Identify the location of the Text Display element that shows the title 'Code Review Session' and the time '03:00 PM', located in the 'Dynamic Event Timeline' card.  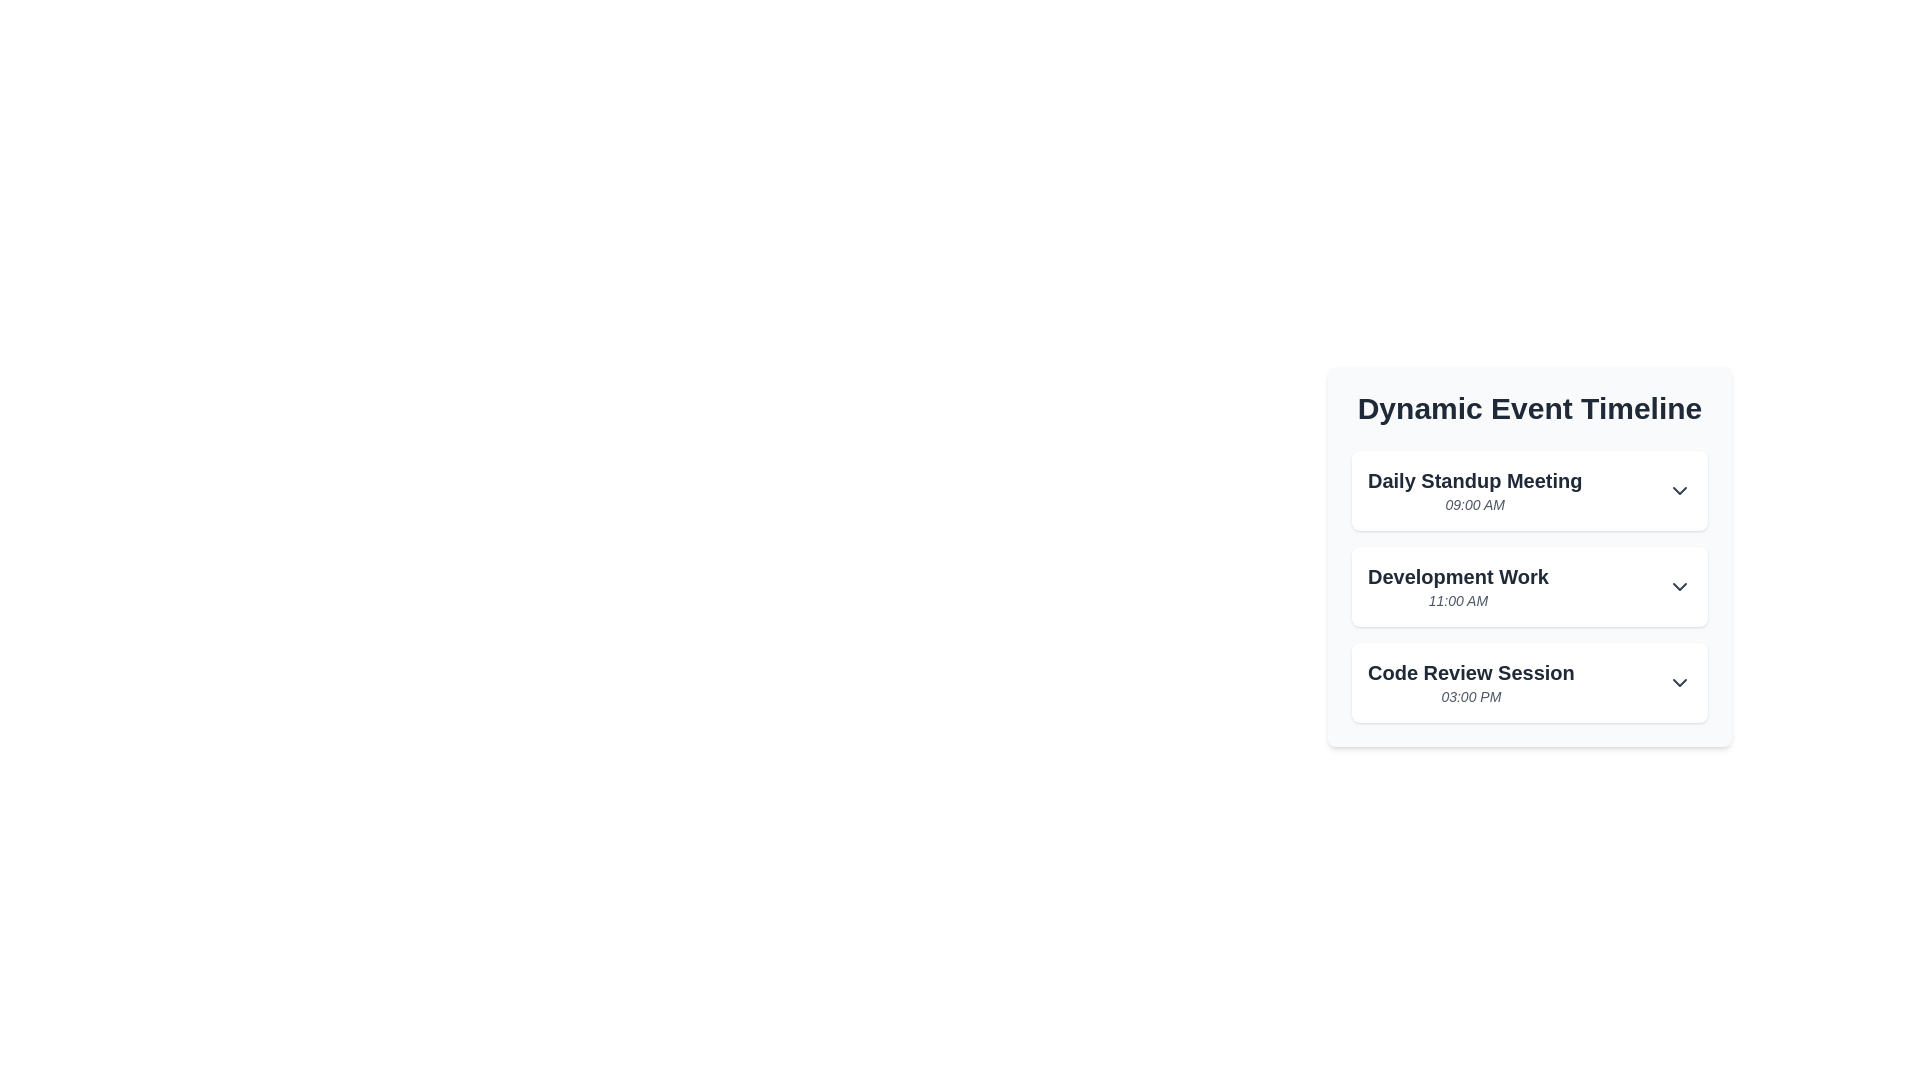
(1471, 681).